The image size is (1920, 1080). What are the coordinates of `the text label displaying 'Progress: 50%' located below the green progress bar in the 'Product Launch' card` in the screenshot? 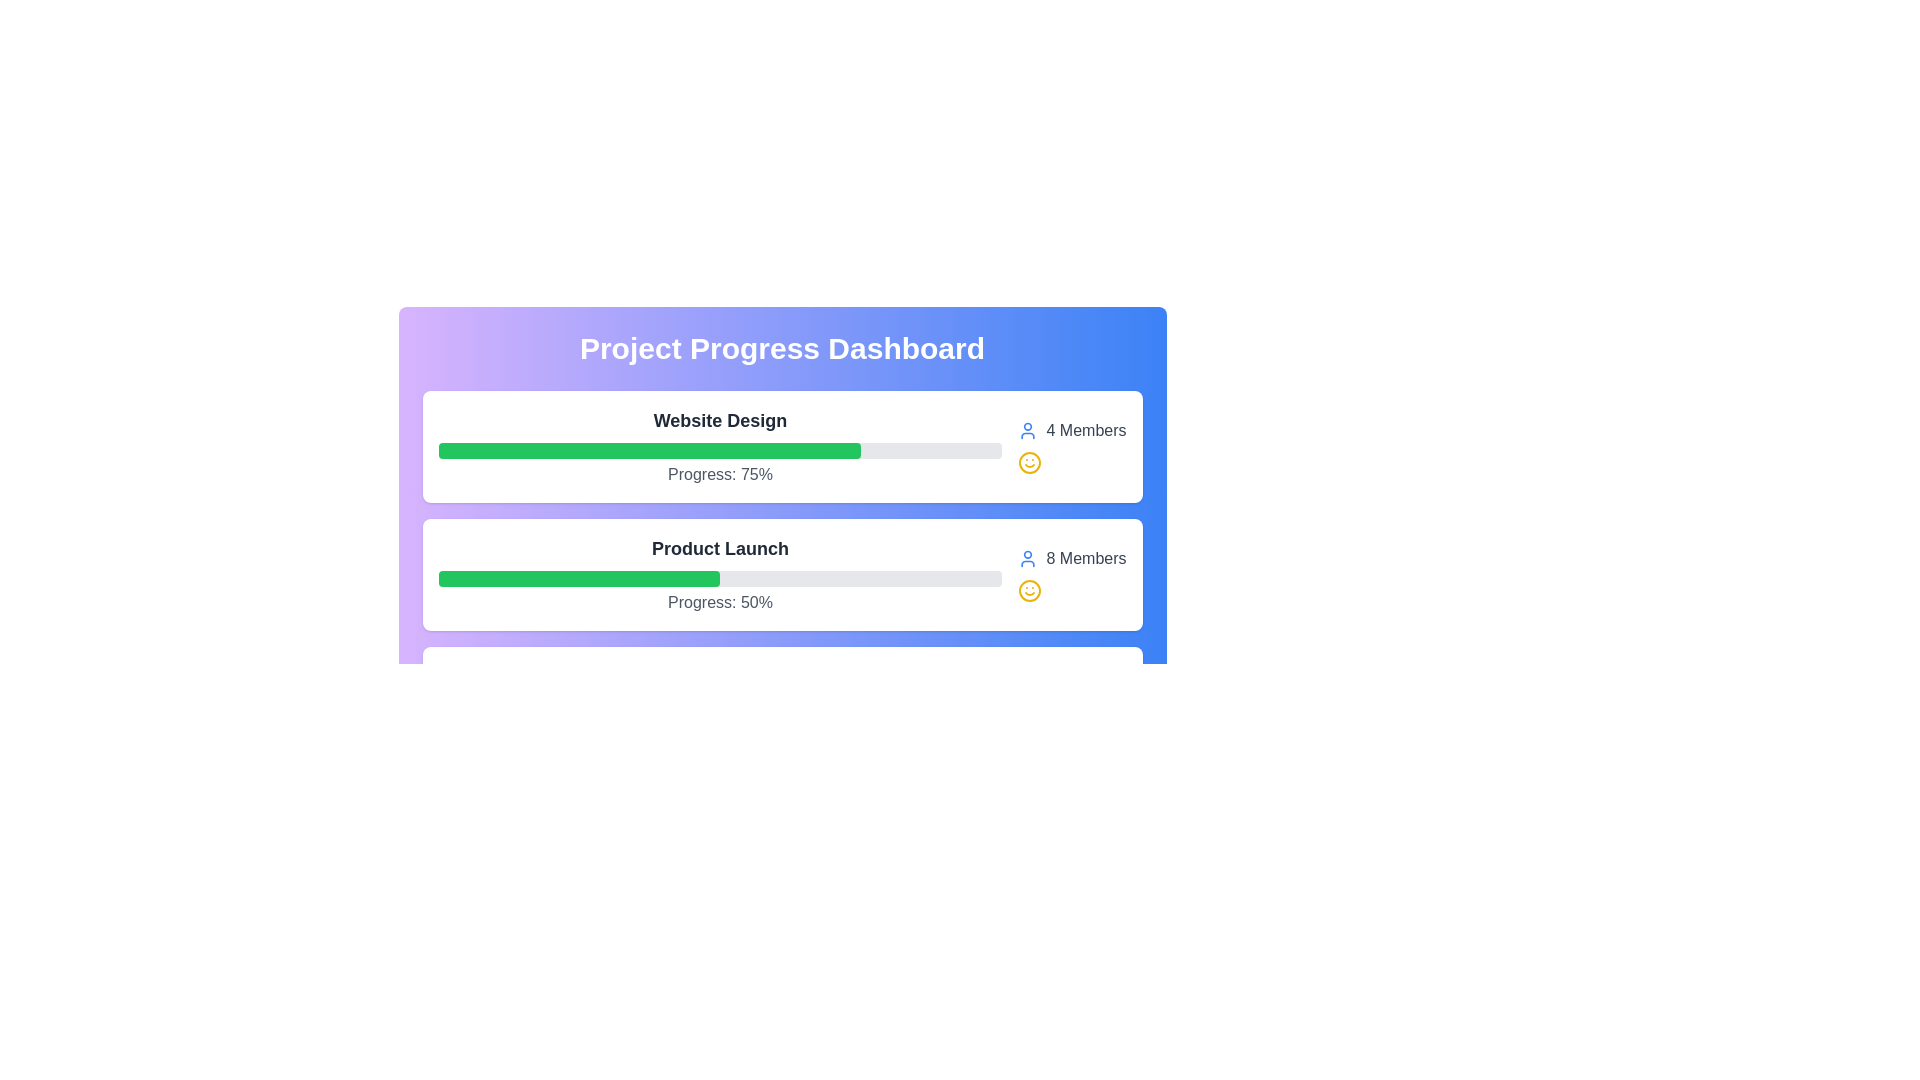 It's located at (720, 601).